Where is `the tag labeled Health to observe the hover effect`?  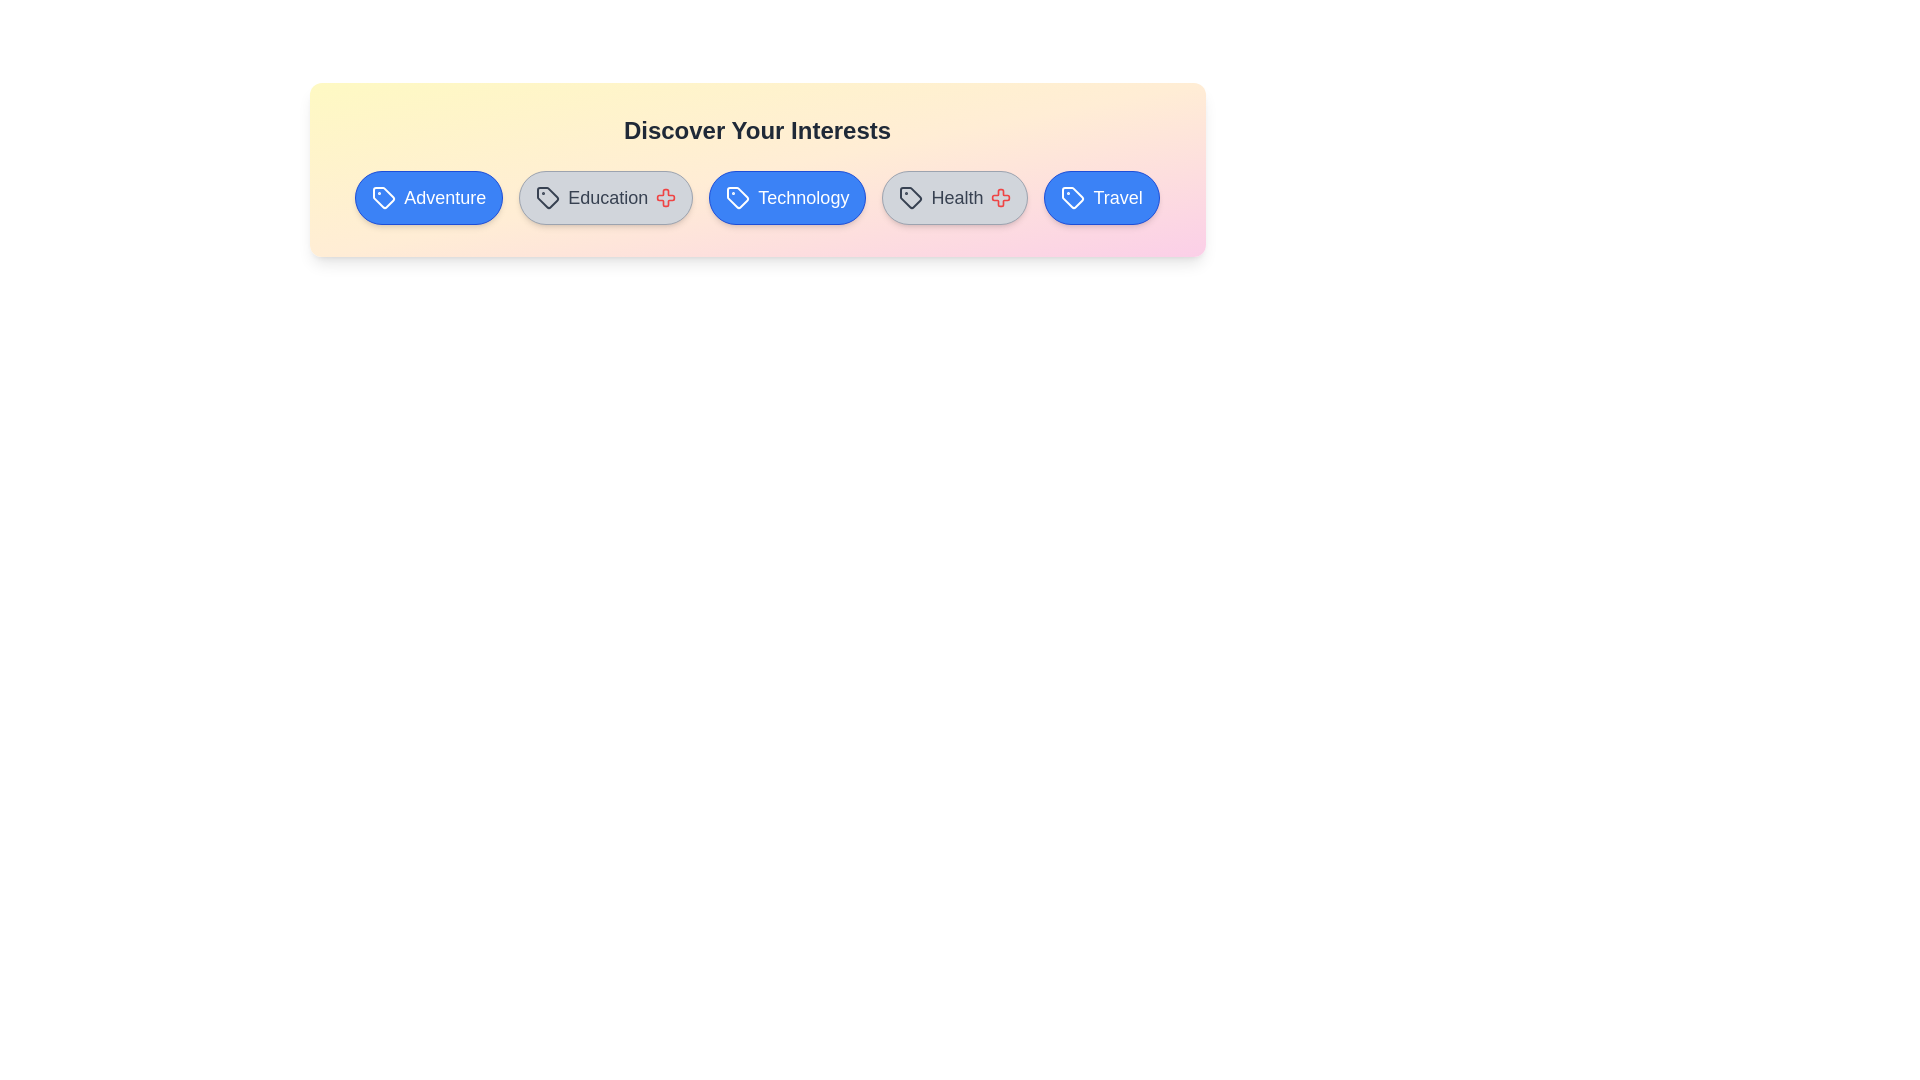 the tag labeled Health to observe the hover effect is located at coordinates (954, 197).